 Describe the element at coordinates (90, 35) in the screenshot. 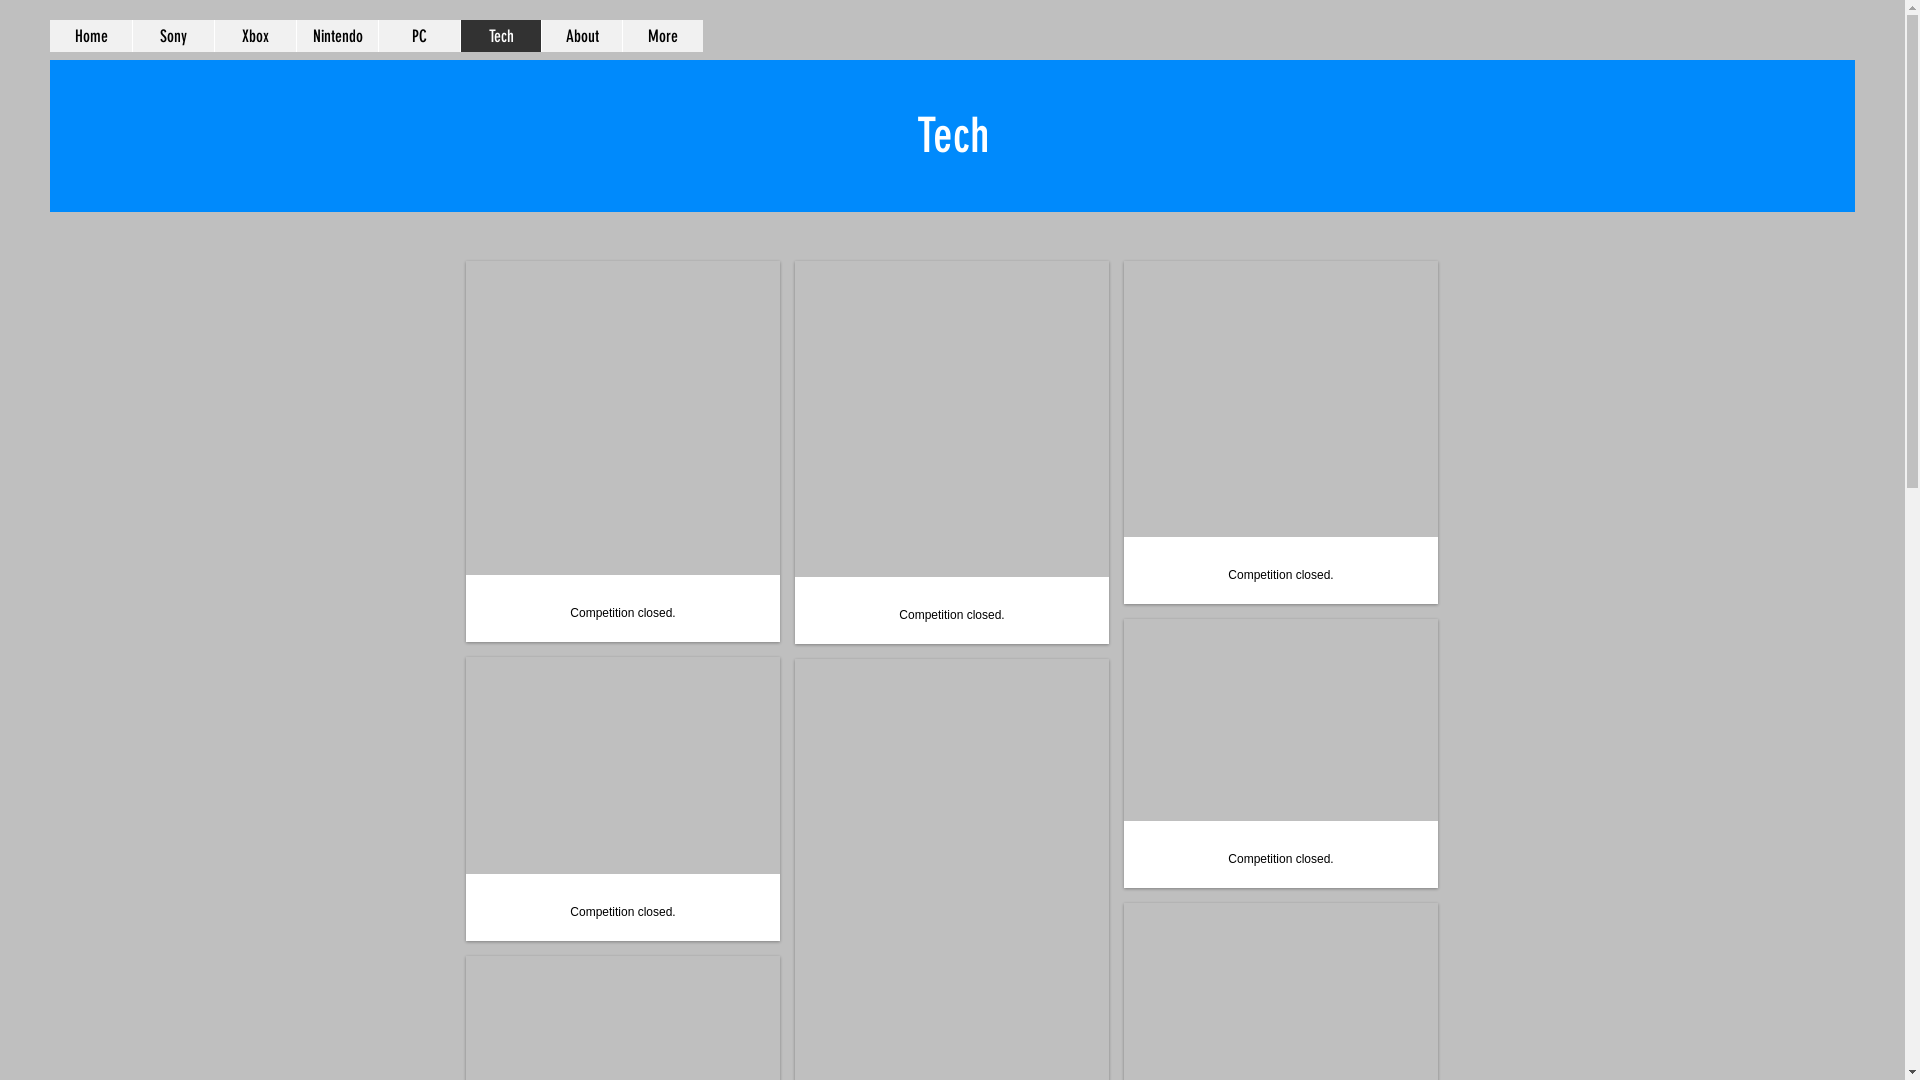

I see `'Home'` at that location.